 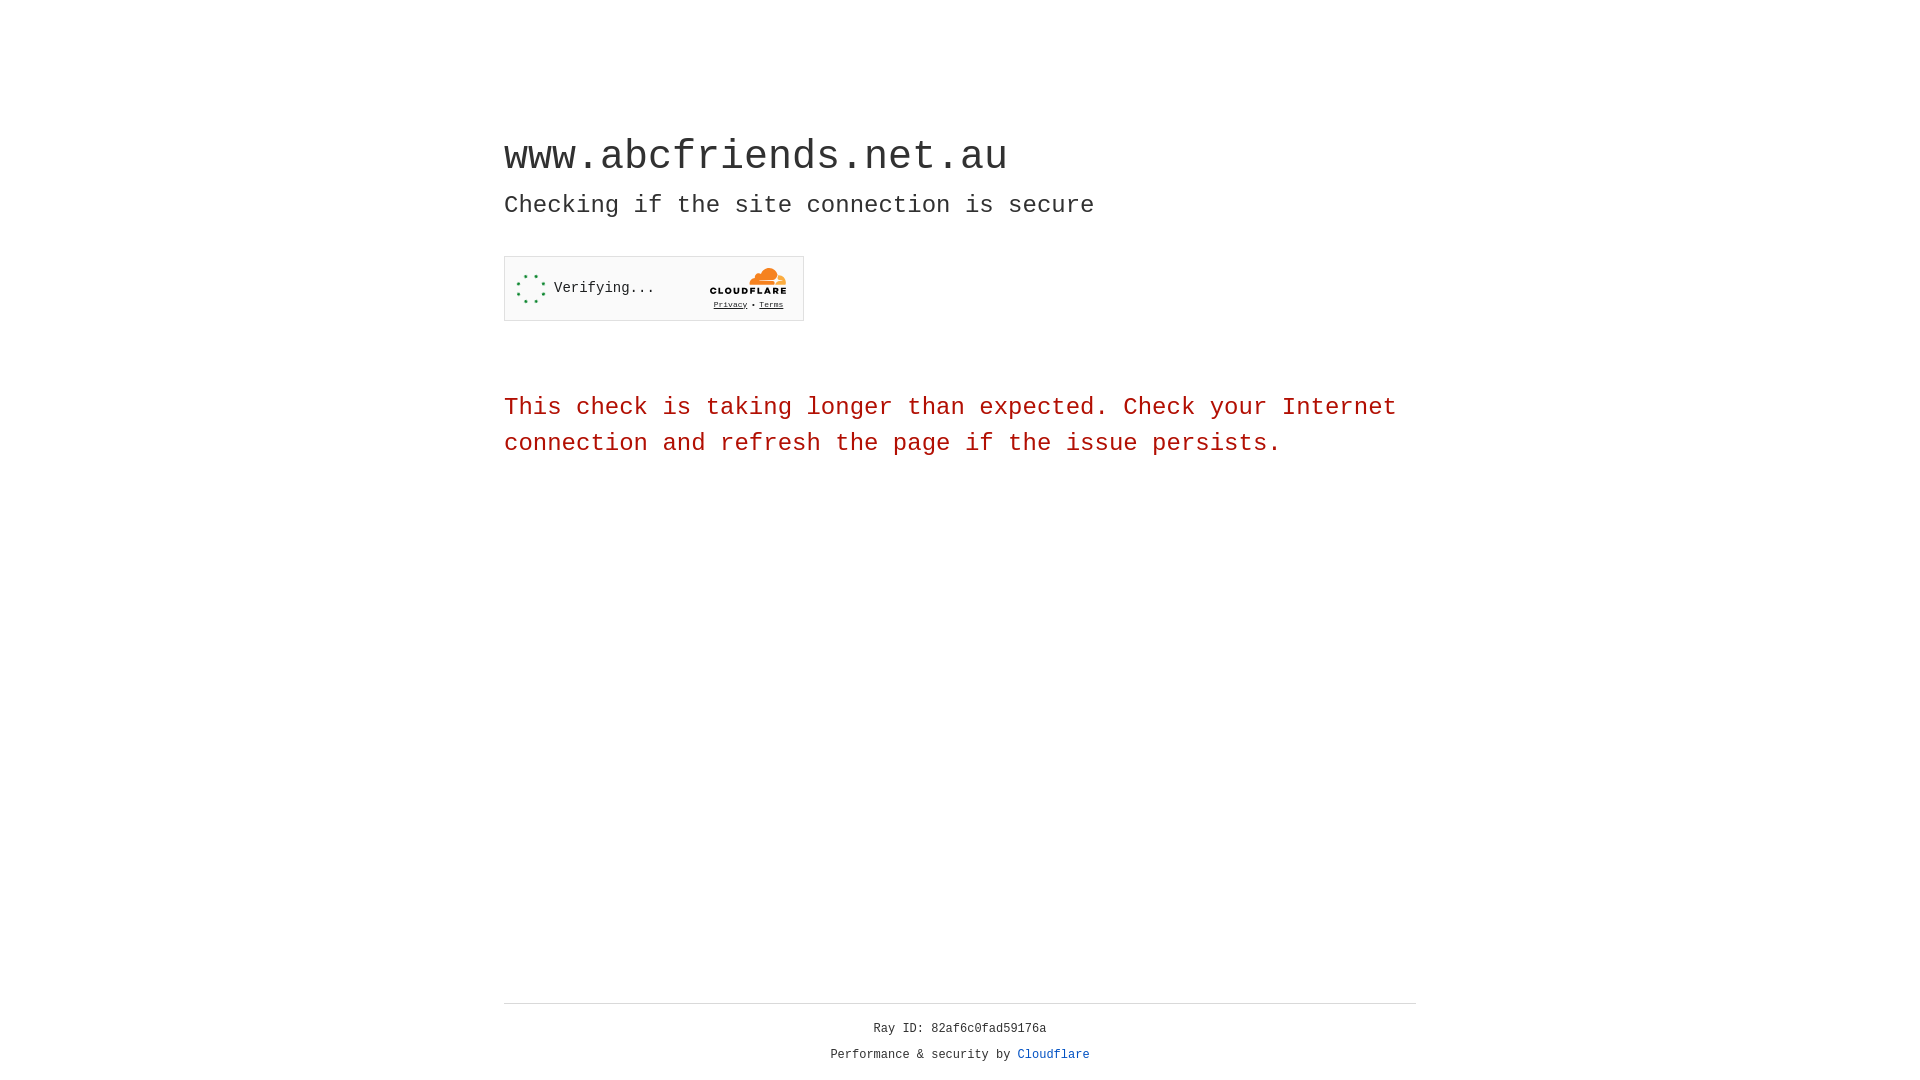 I want to click on 'Cloudflare', so click(x=1053, y=1054).